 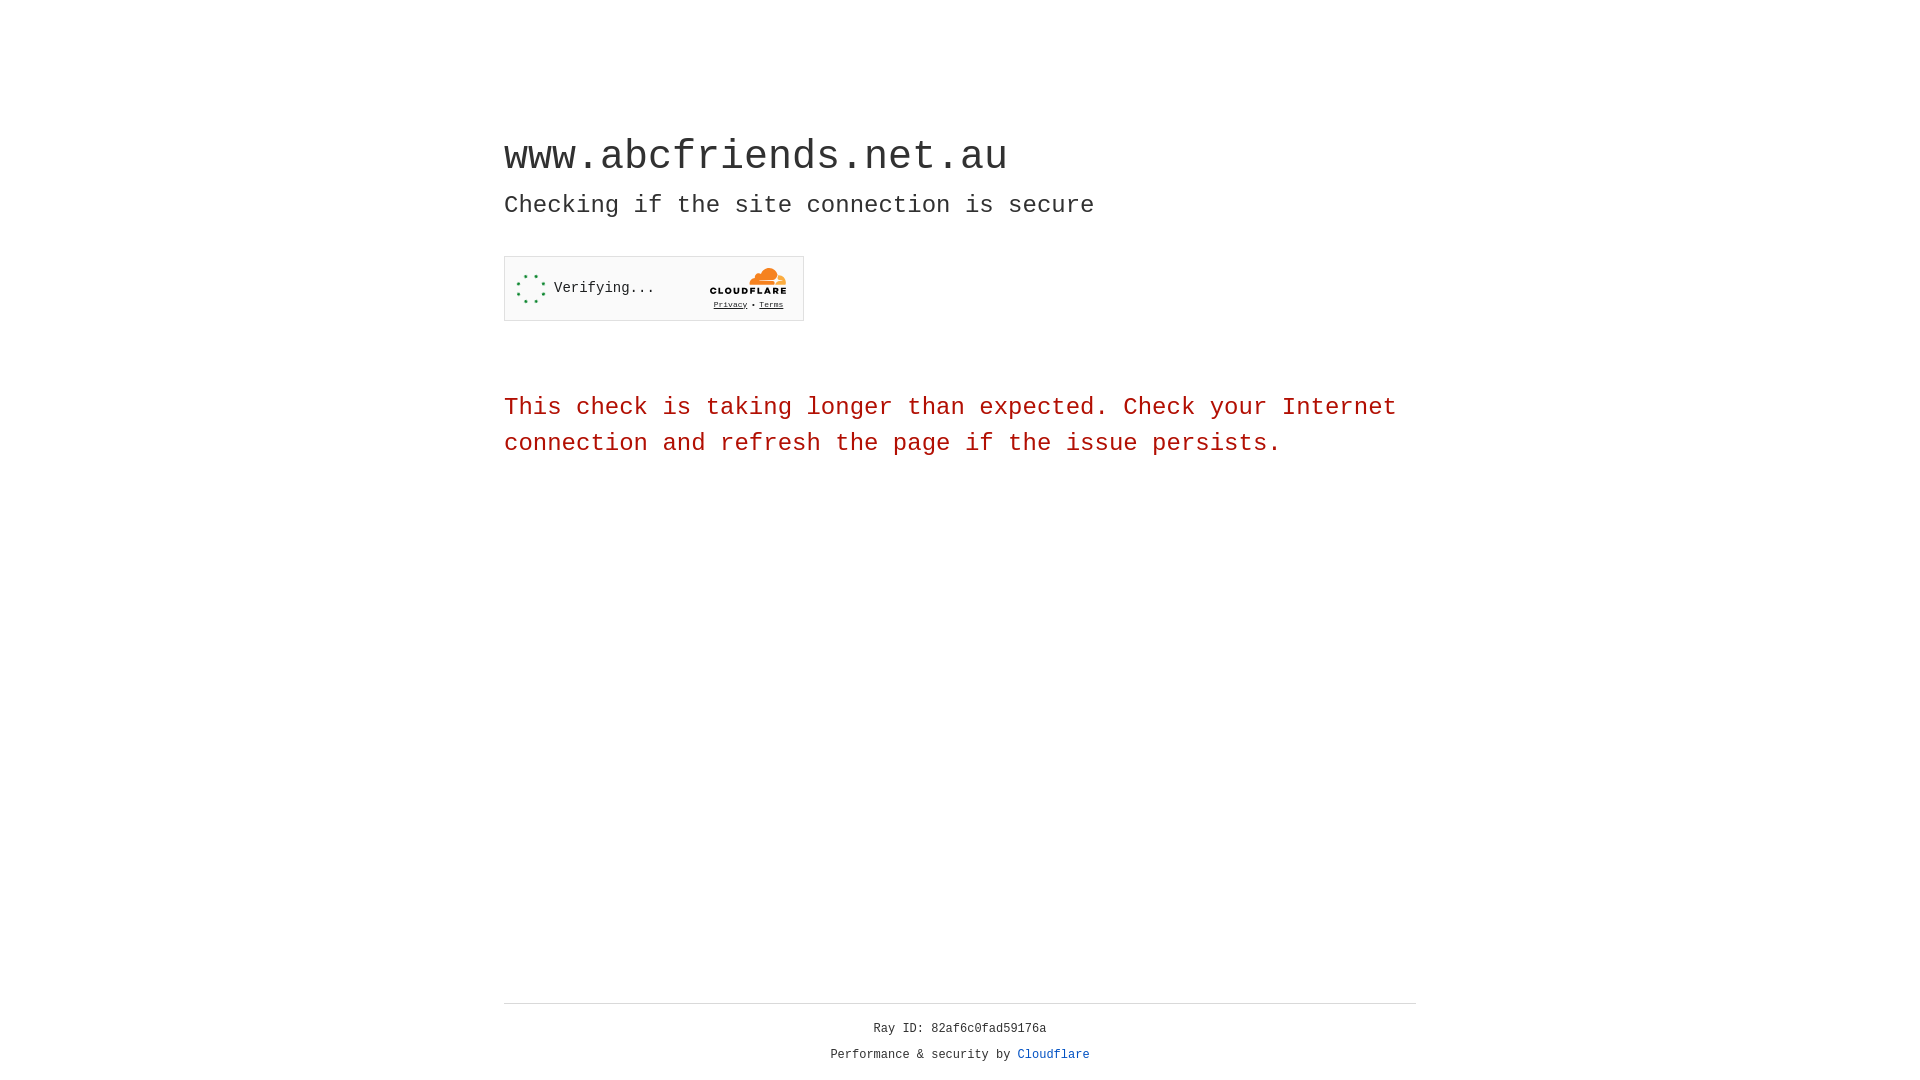 I want to click on 'Cloudflare', so click(x=1053, y=1054).